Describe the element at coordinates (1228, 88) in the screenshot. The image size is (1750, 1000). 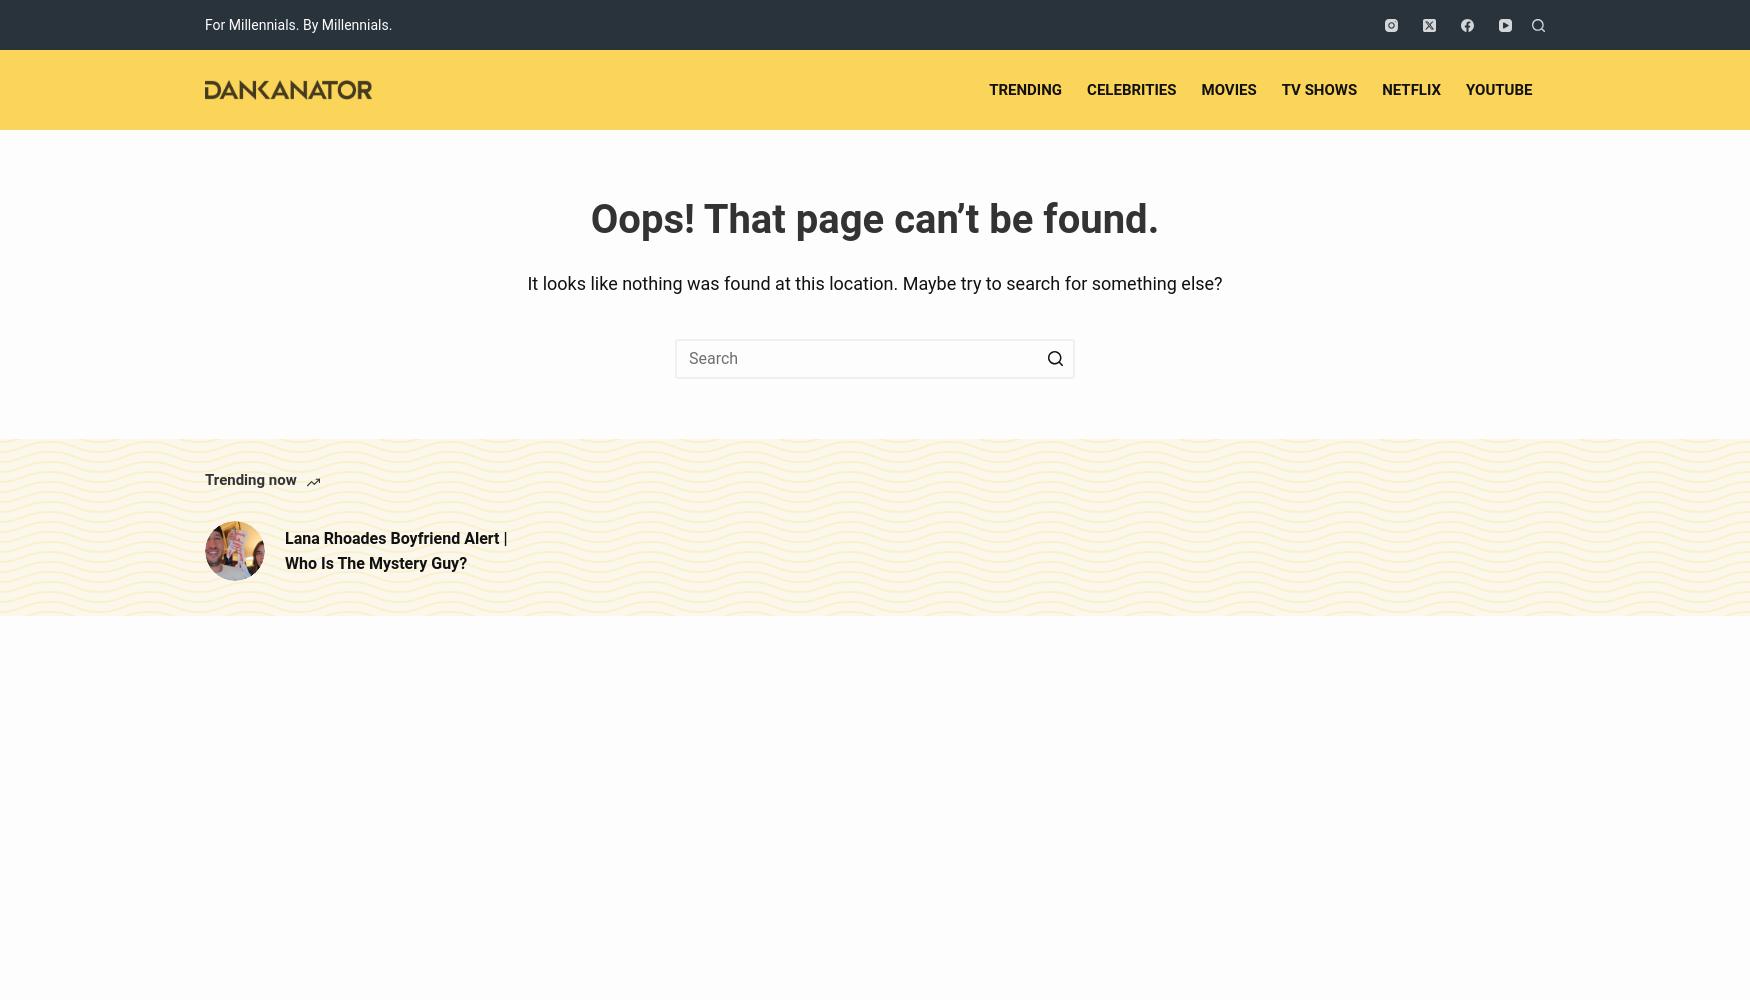
I see `'Movies'` at that location.